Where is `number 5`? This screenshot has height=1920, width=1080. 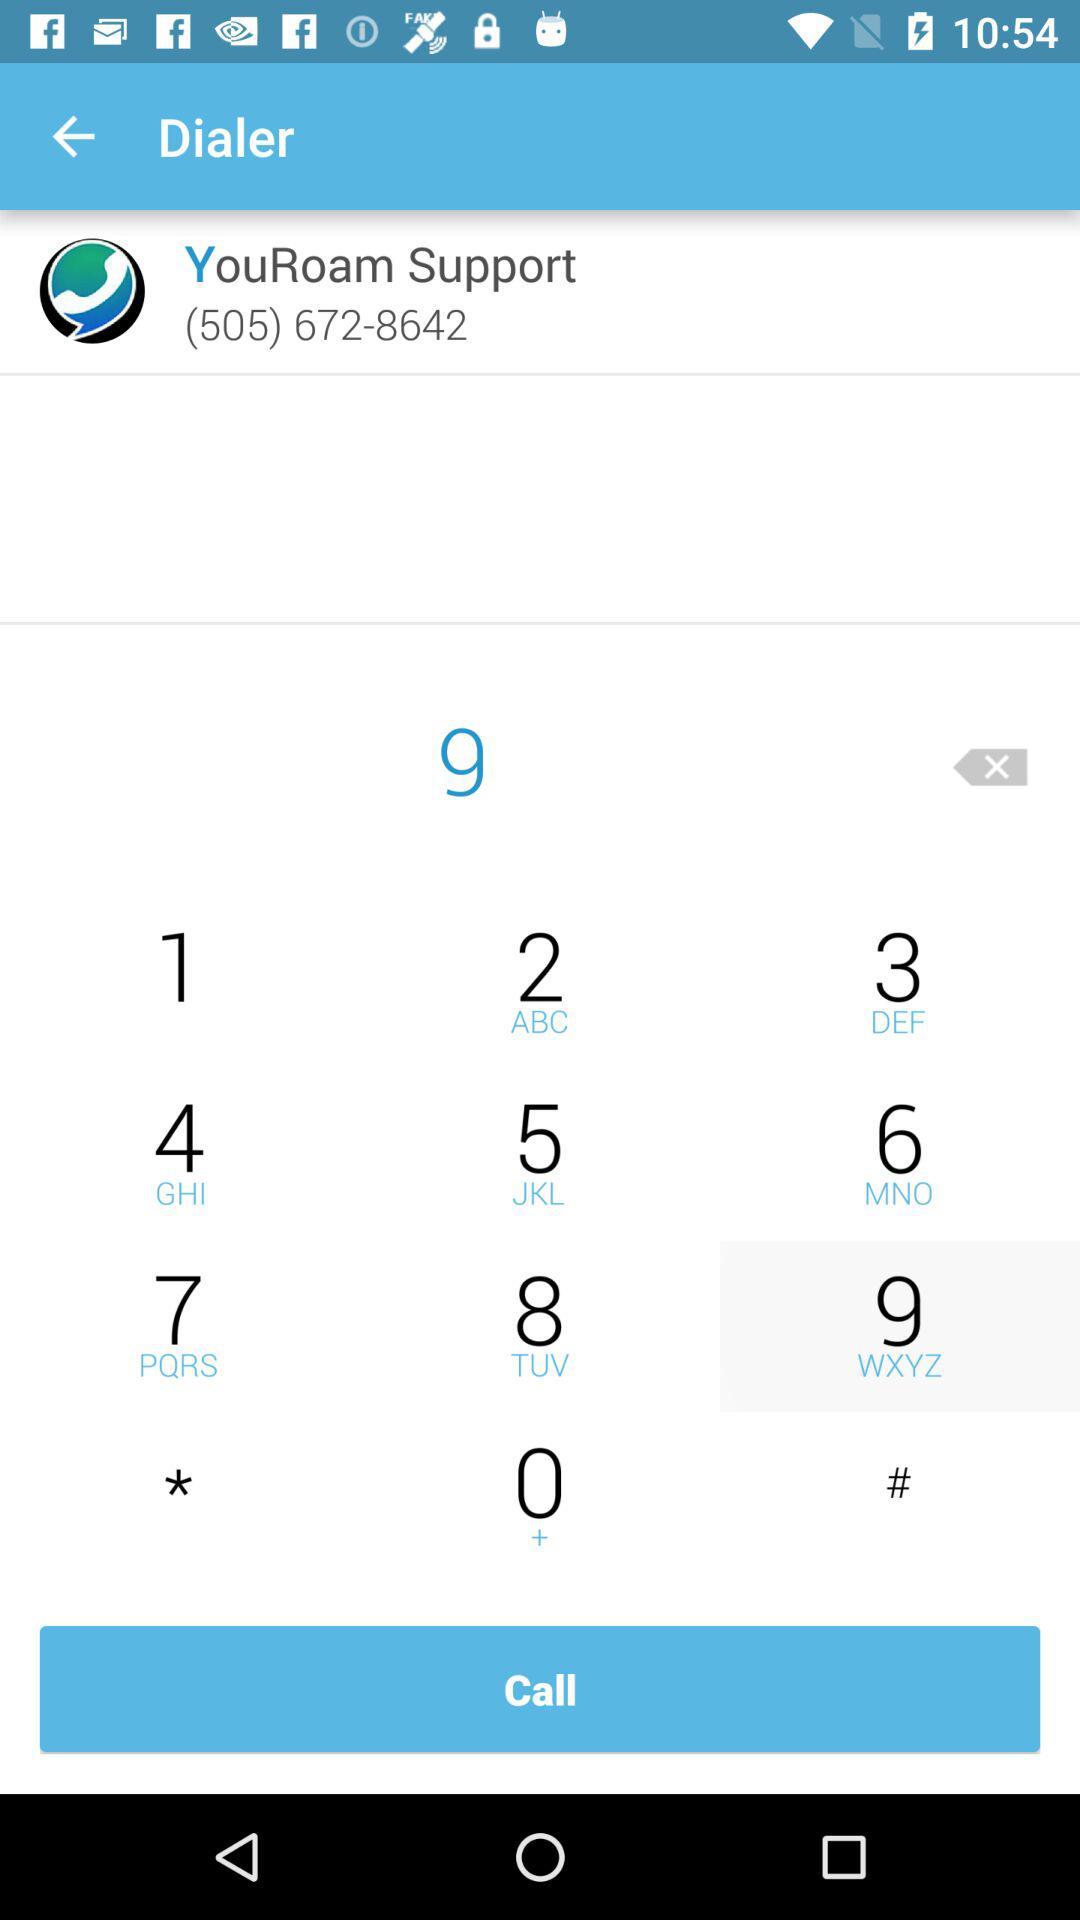 number 5 is located at coordinates (540, 1154).